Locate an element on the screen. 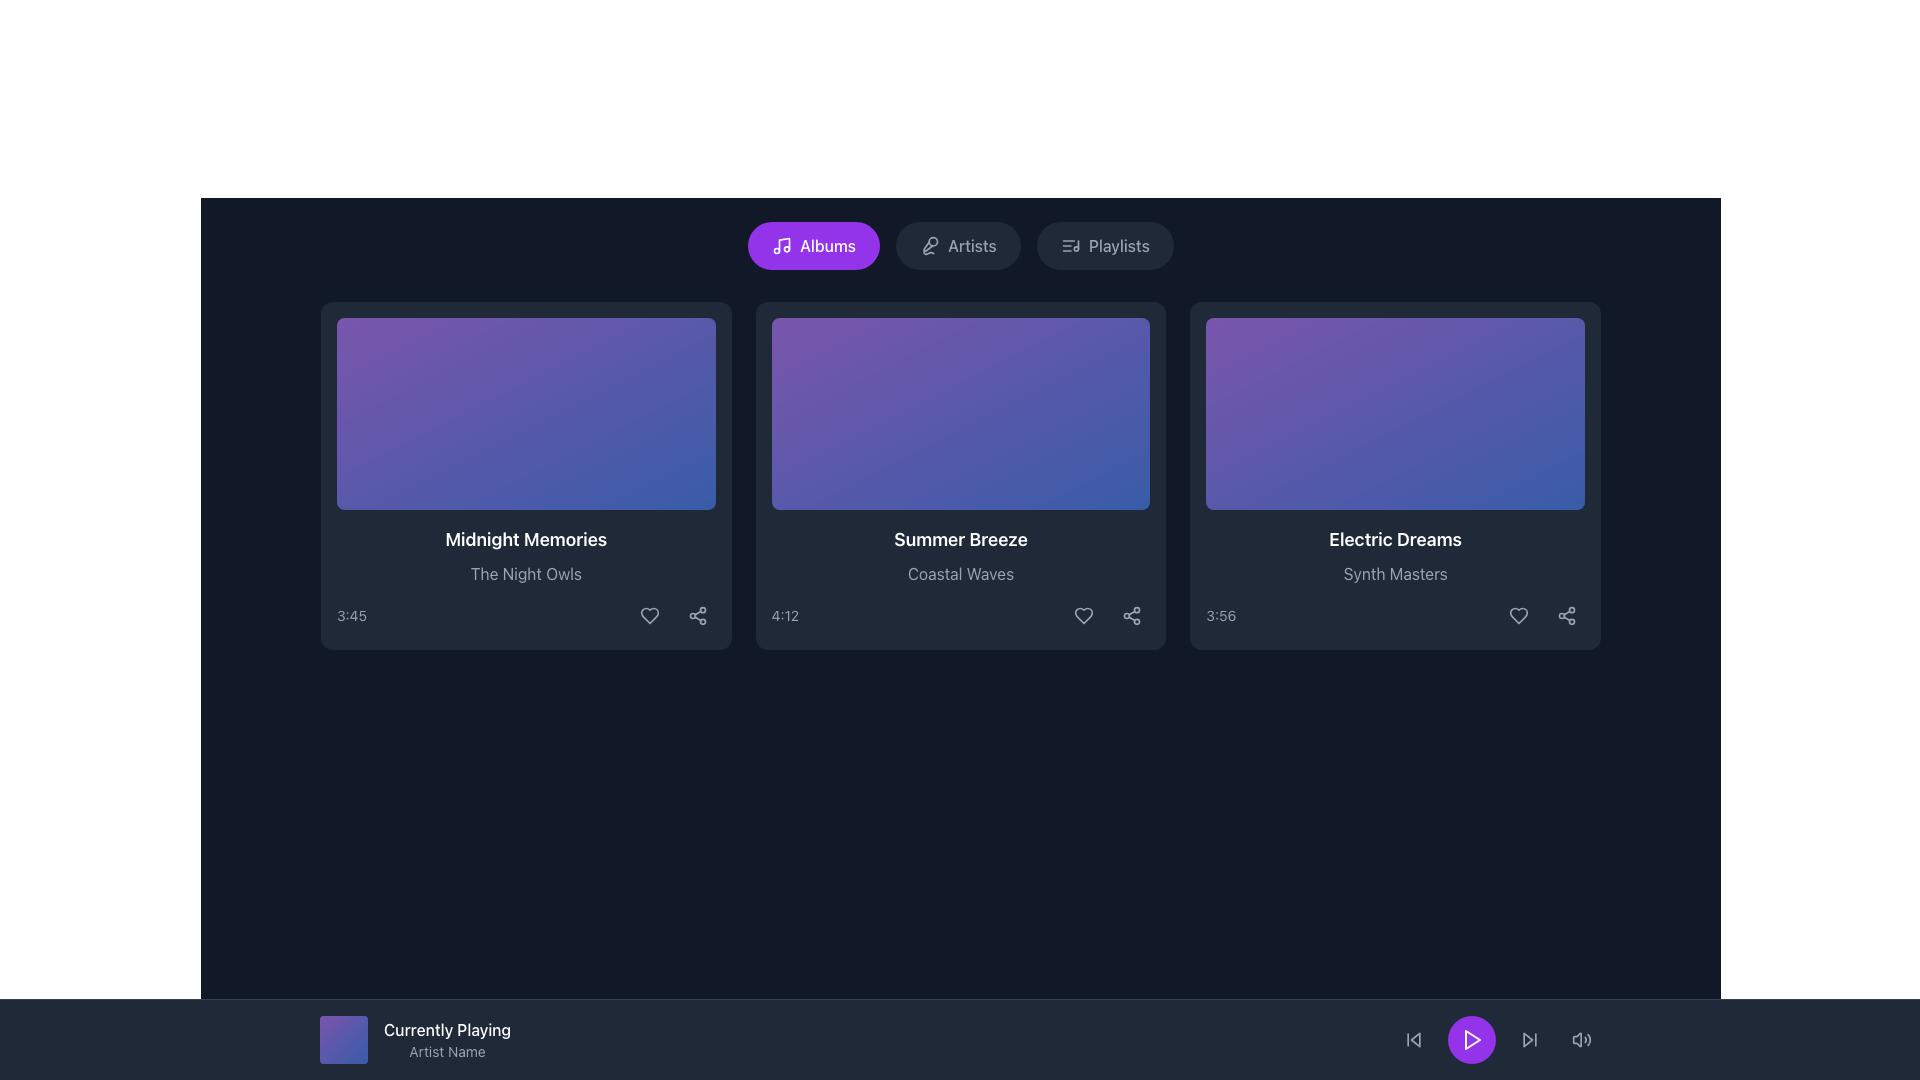 This screenshot has height=1080, width=1920. the text label displaying 'Artist Name' in gray color, located in the bottom bar below 'Currently Playing' is located at coordinates (446, 1051).